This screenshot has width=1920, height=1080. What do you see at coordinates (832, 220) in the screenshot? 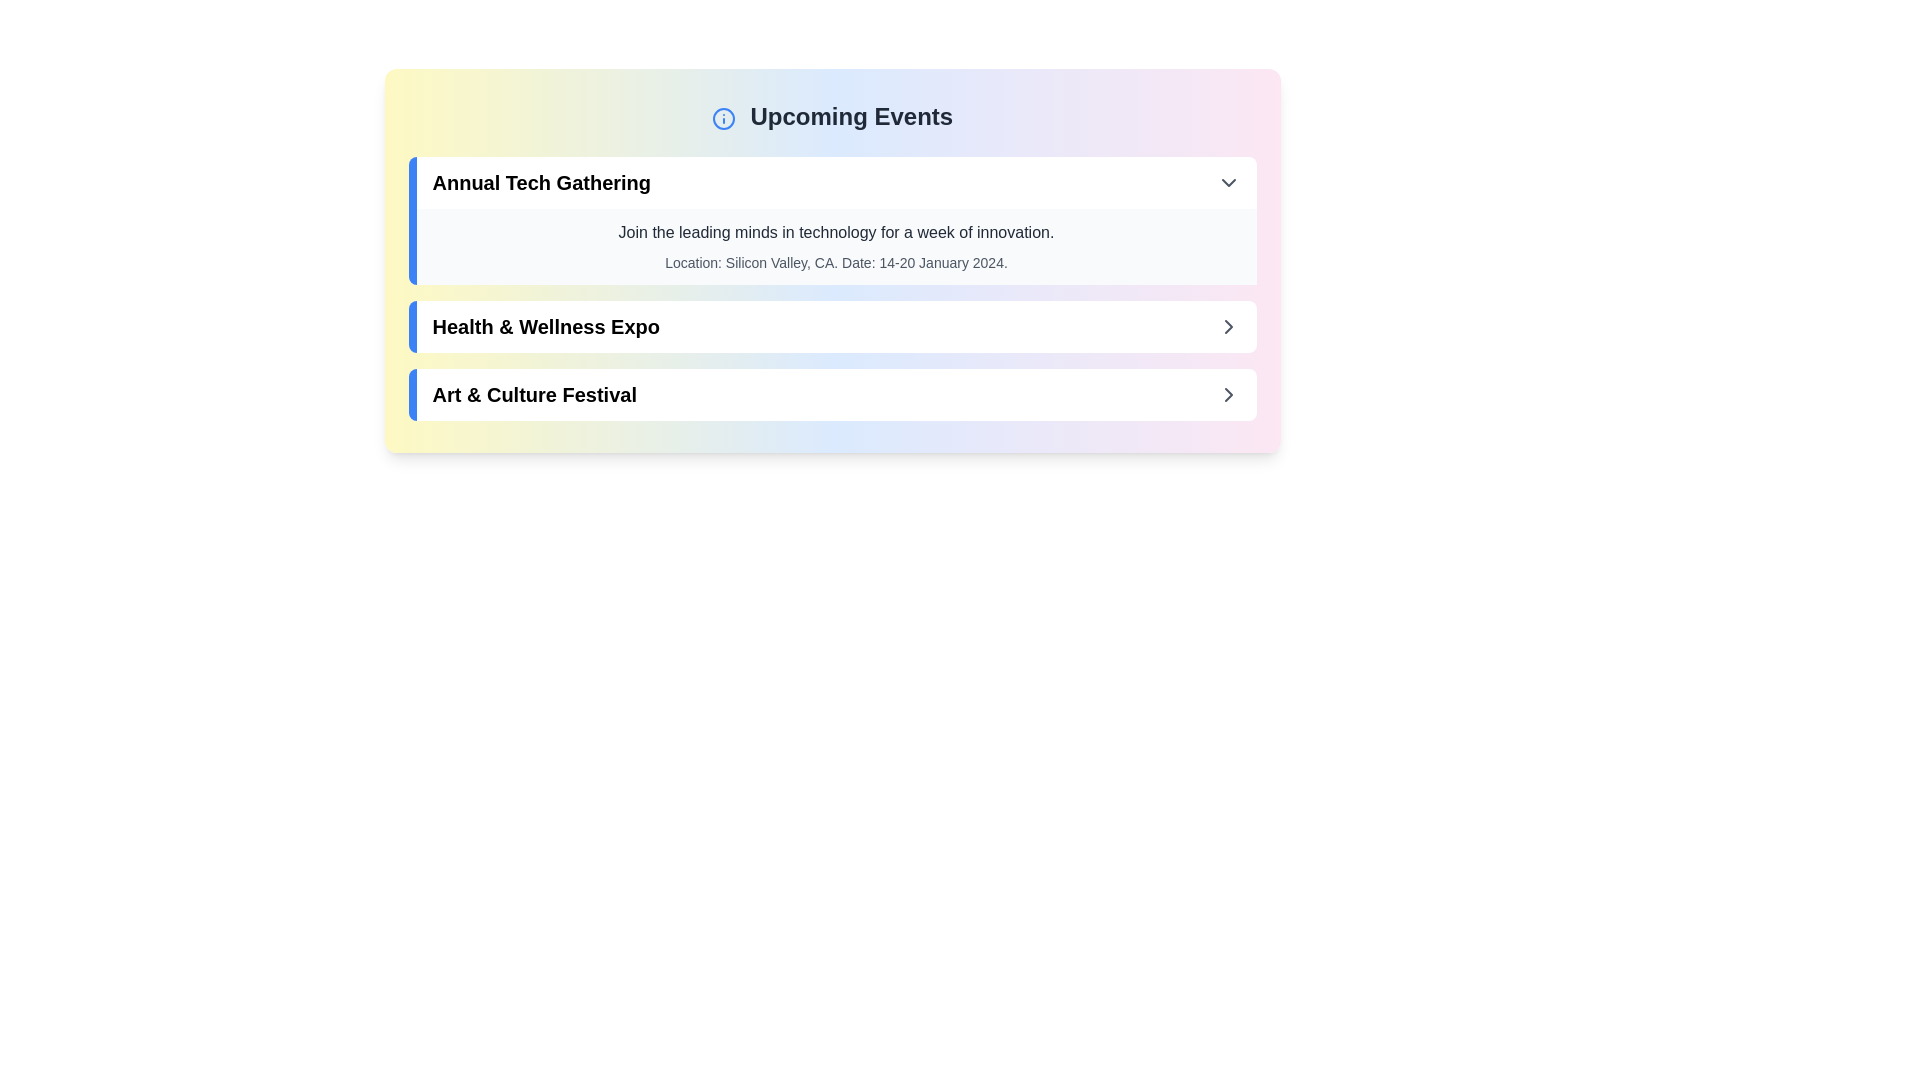
I see `details of the Event card titled 'Annual Tech Gathering,' which is the first item in the list of upcoming events` at bounding box center [832, 220].